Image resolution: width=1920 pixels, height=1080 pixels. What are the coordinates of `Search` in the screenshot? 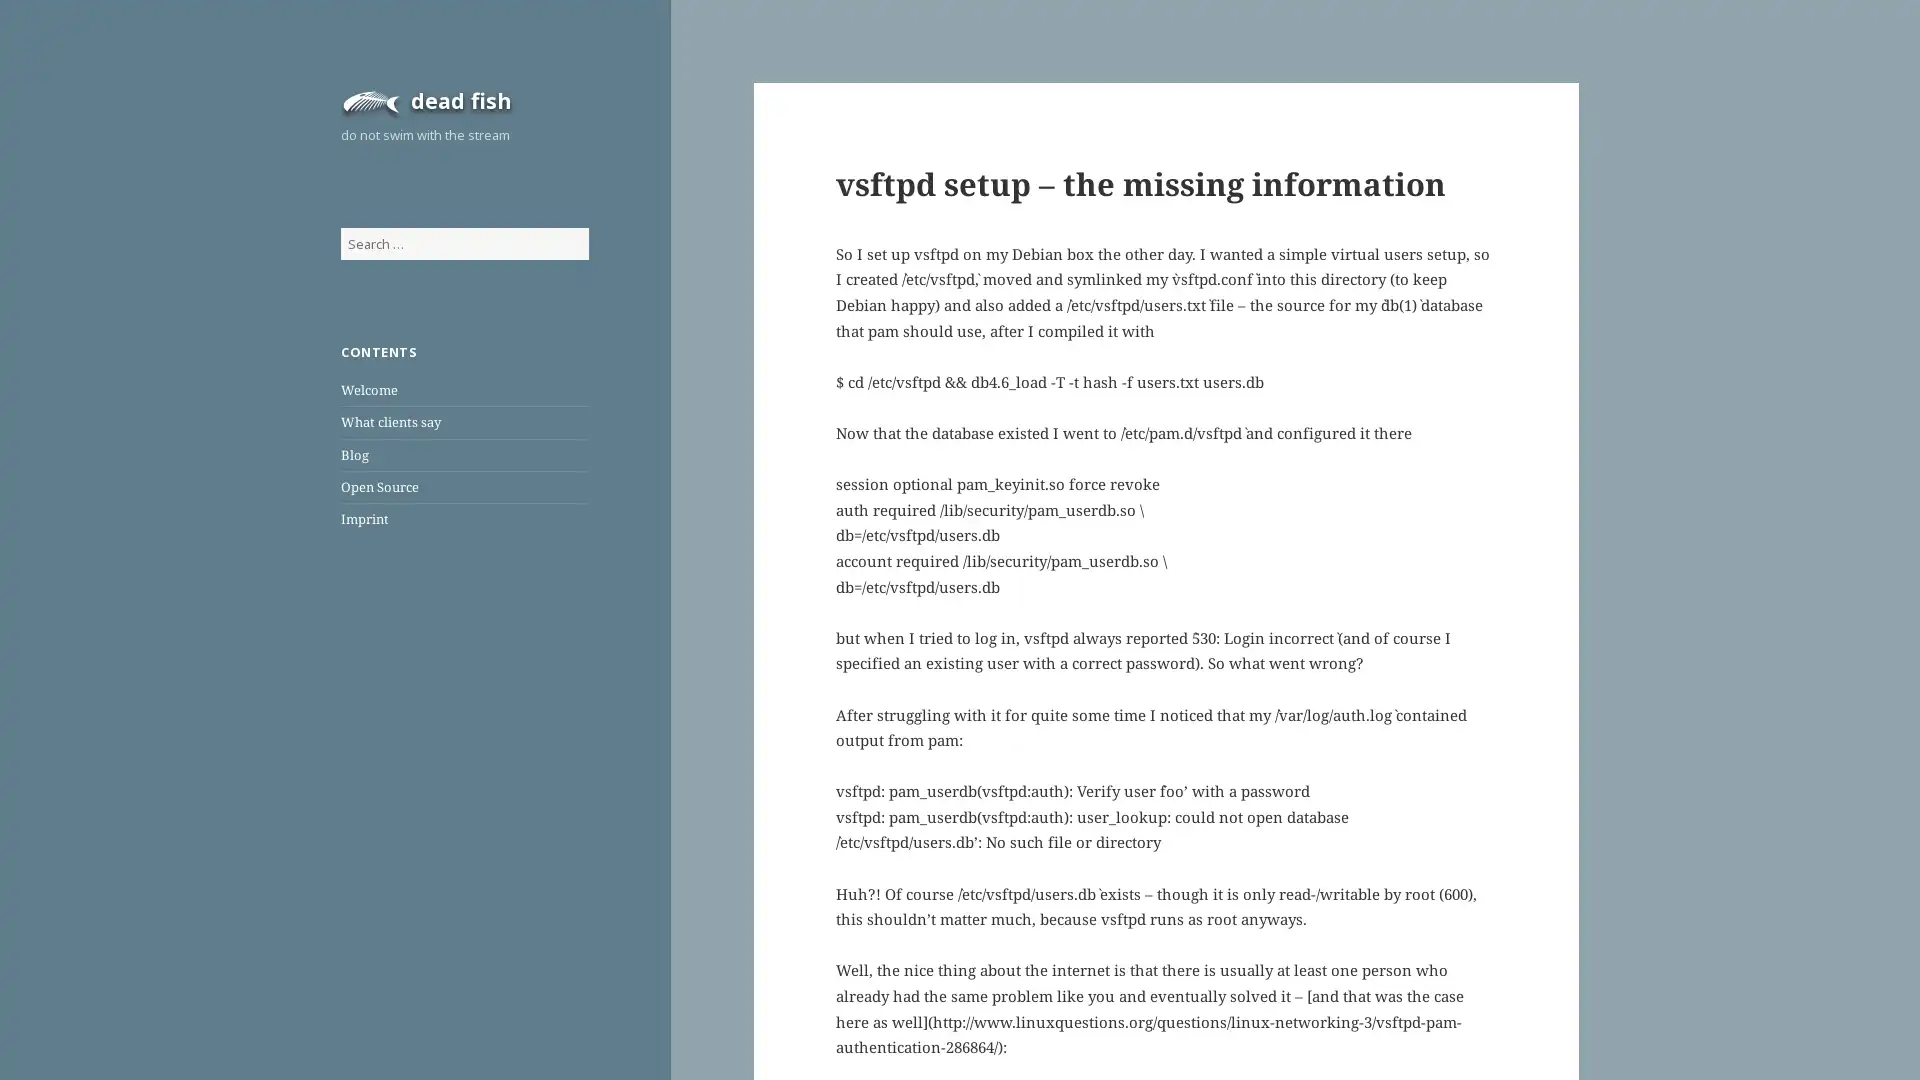 It's located at (587, 226).